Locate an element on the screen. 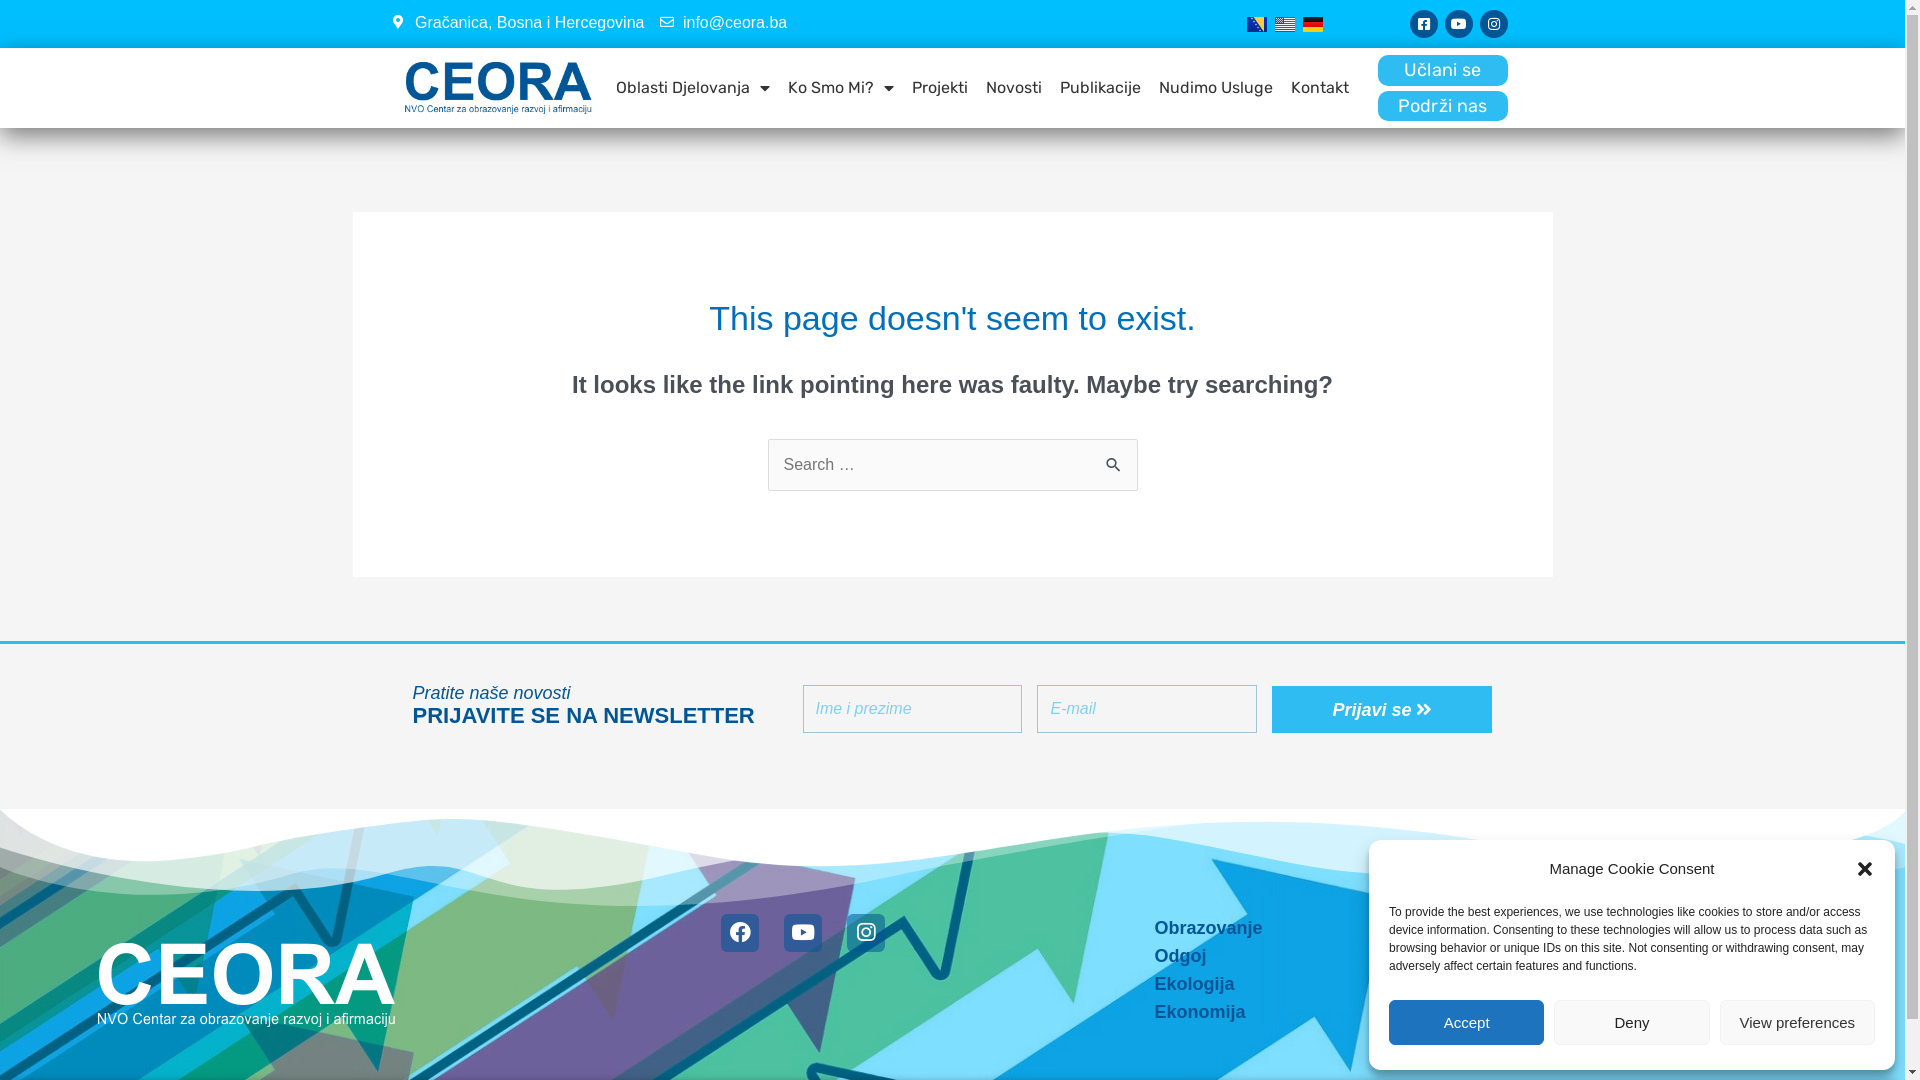 The image size is (1920, 1080). 'Ekologija' is located at coordinates (1133, 982).